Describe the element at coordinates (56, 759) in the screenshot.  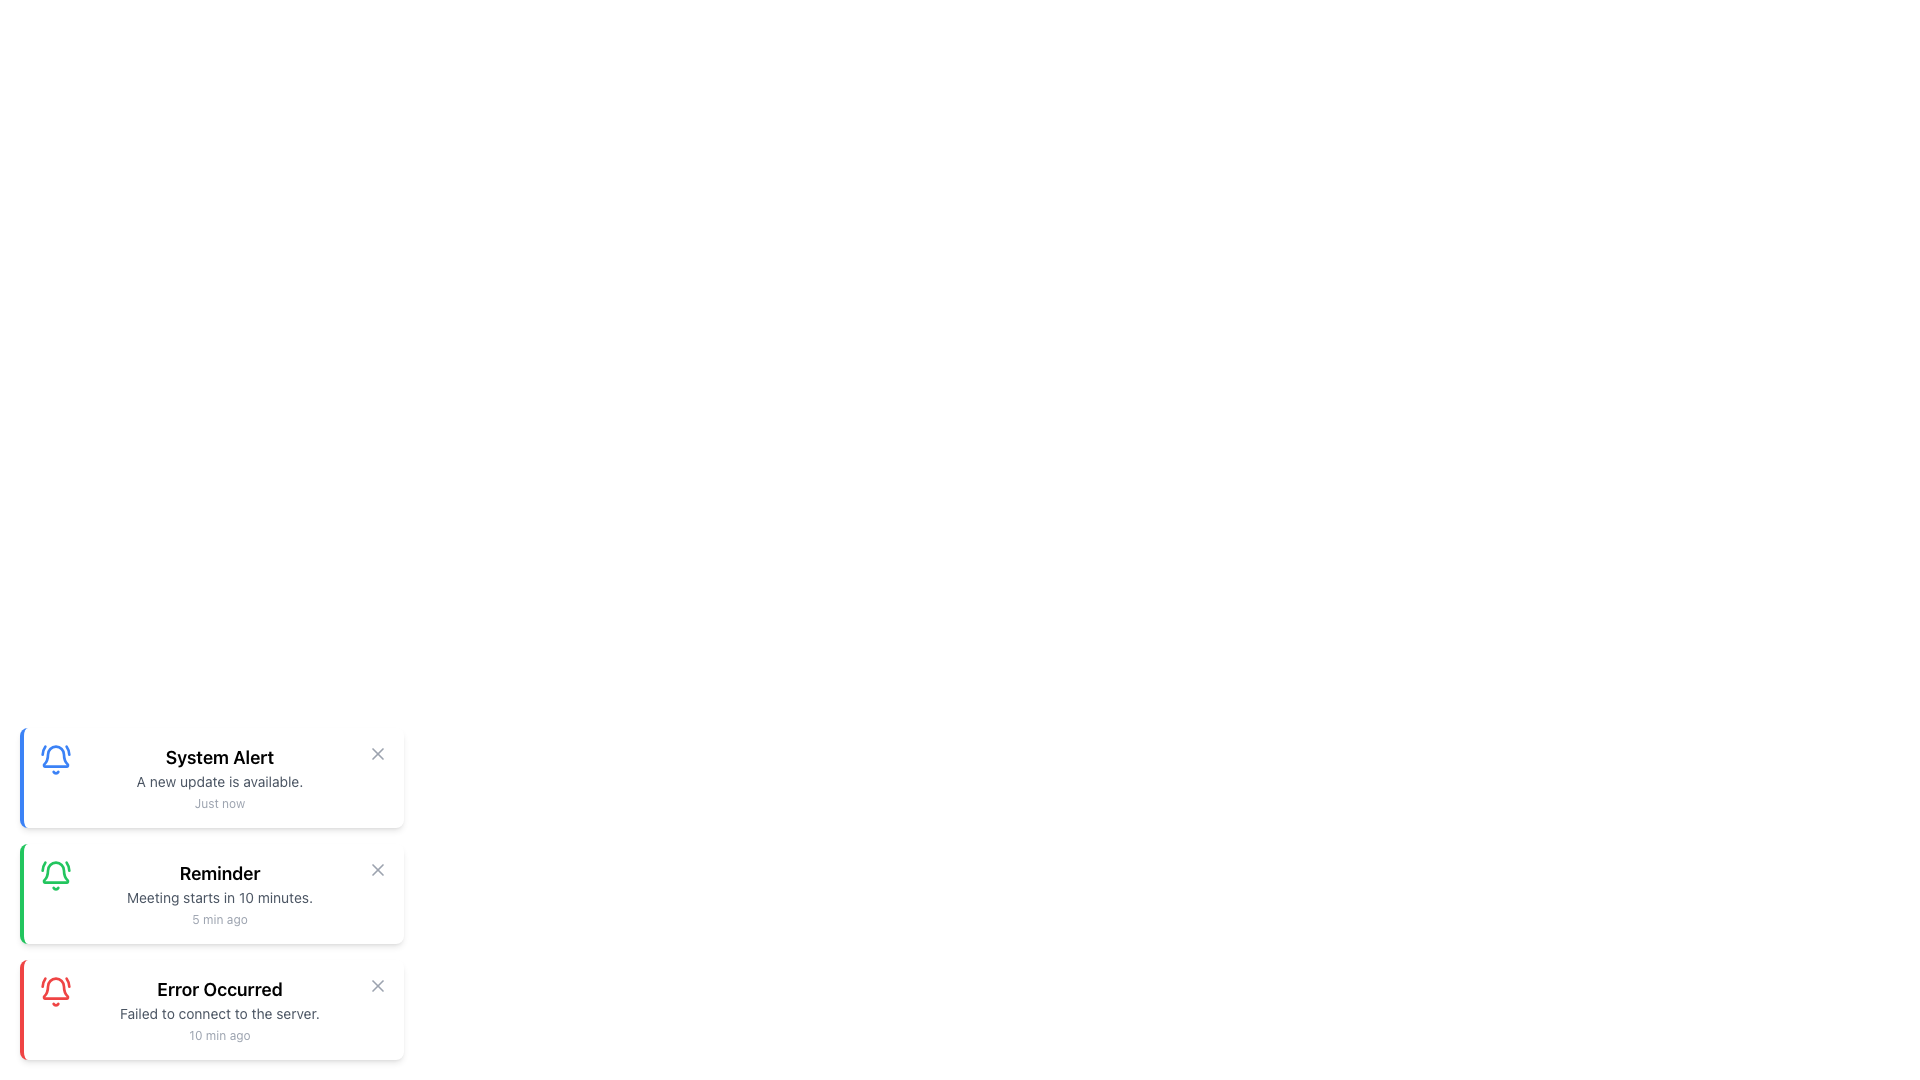
I see `the blue notification bell icon located at the left side of the 'System Alert' card` at that location.